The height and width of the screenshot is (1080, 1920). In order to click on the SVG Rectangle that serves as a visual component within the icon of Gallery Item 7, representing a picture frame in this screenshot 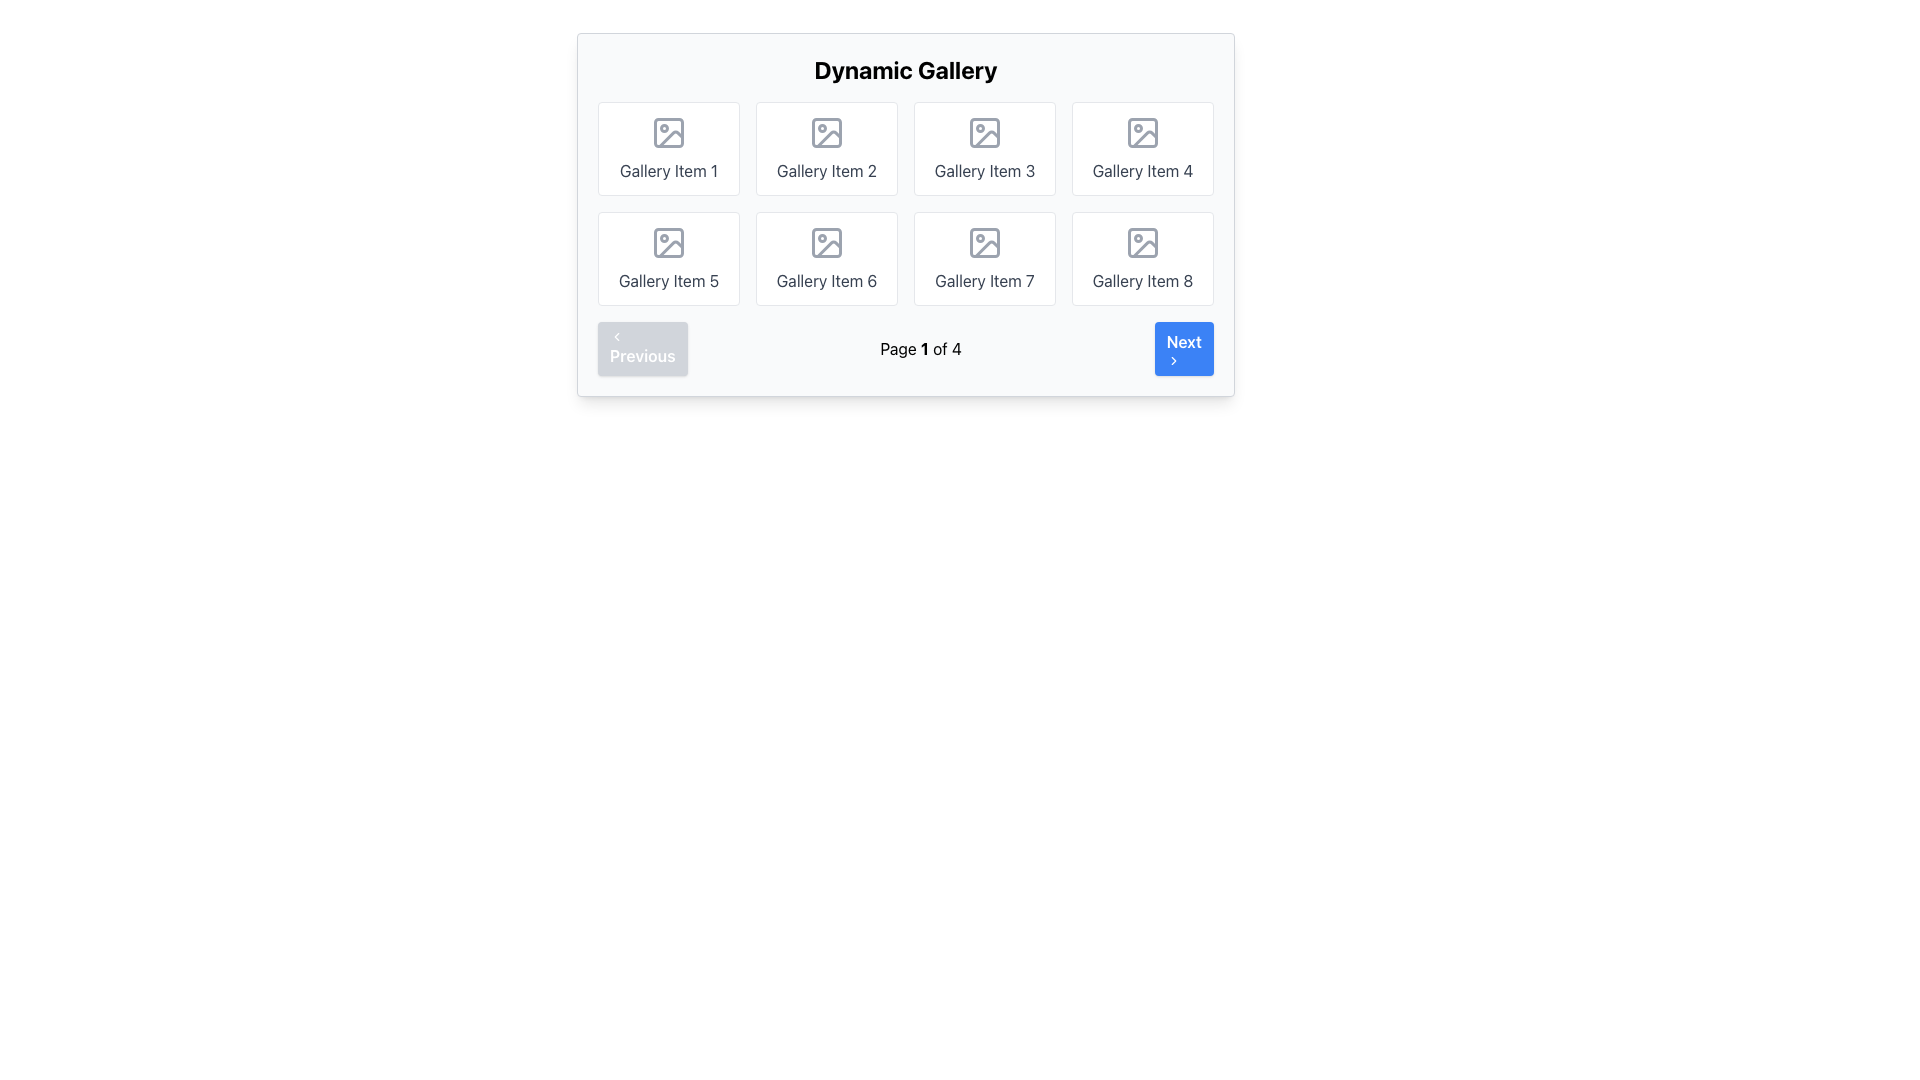, I will do `click(984, 242)`.